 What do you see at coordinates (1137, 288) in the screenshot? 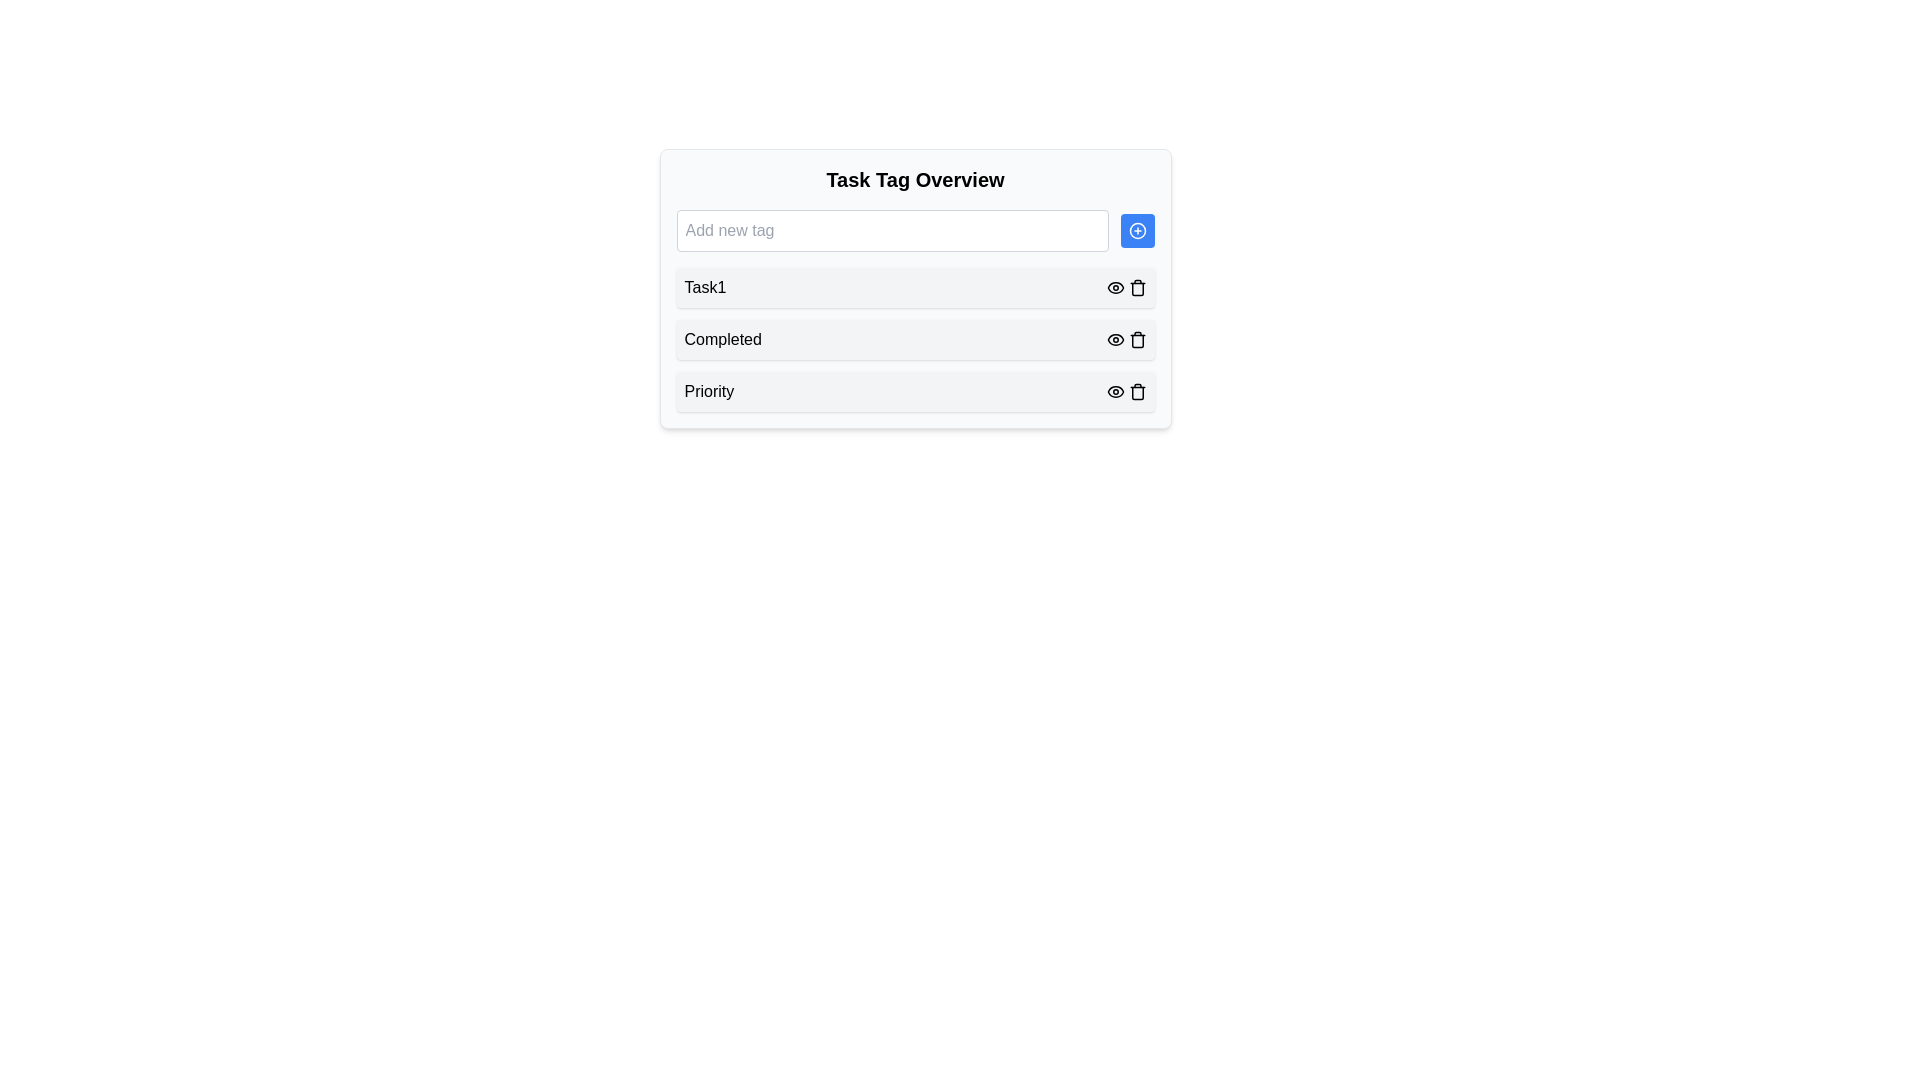
I see `the delete button next to the view icon for 'Task1'` at bounding box center [1137, 288].